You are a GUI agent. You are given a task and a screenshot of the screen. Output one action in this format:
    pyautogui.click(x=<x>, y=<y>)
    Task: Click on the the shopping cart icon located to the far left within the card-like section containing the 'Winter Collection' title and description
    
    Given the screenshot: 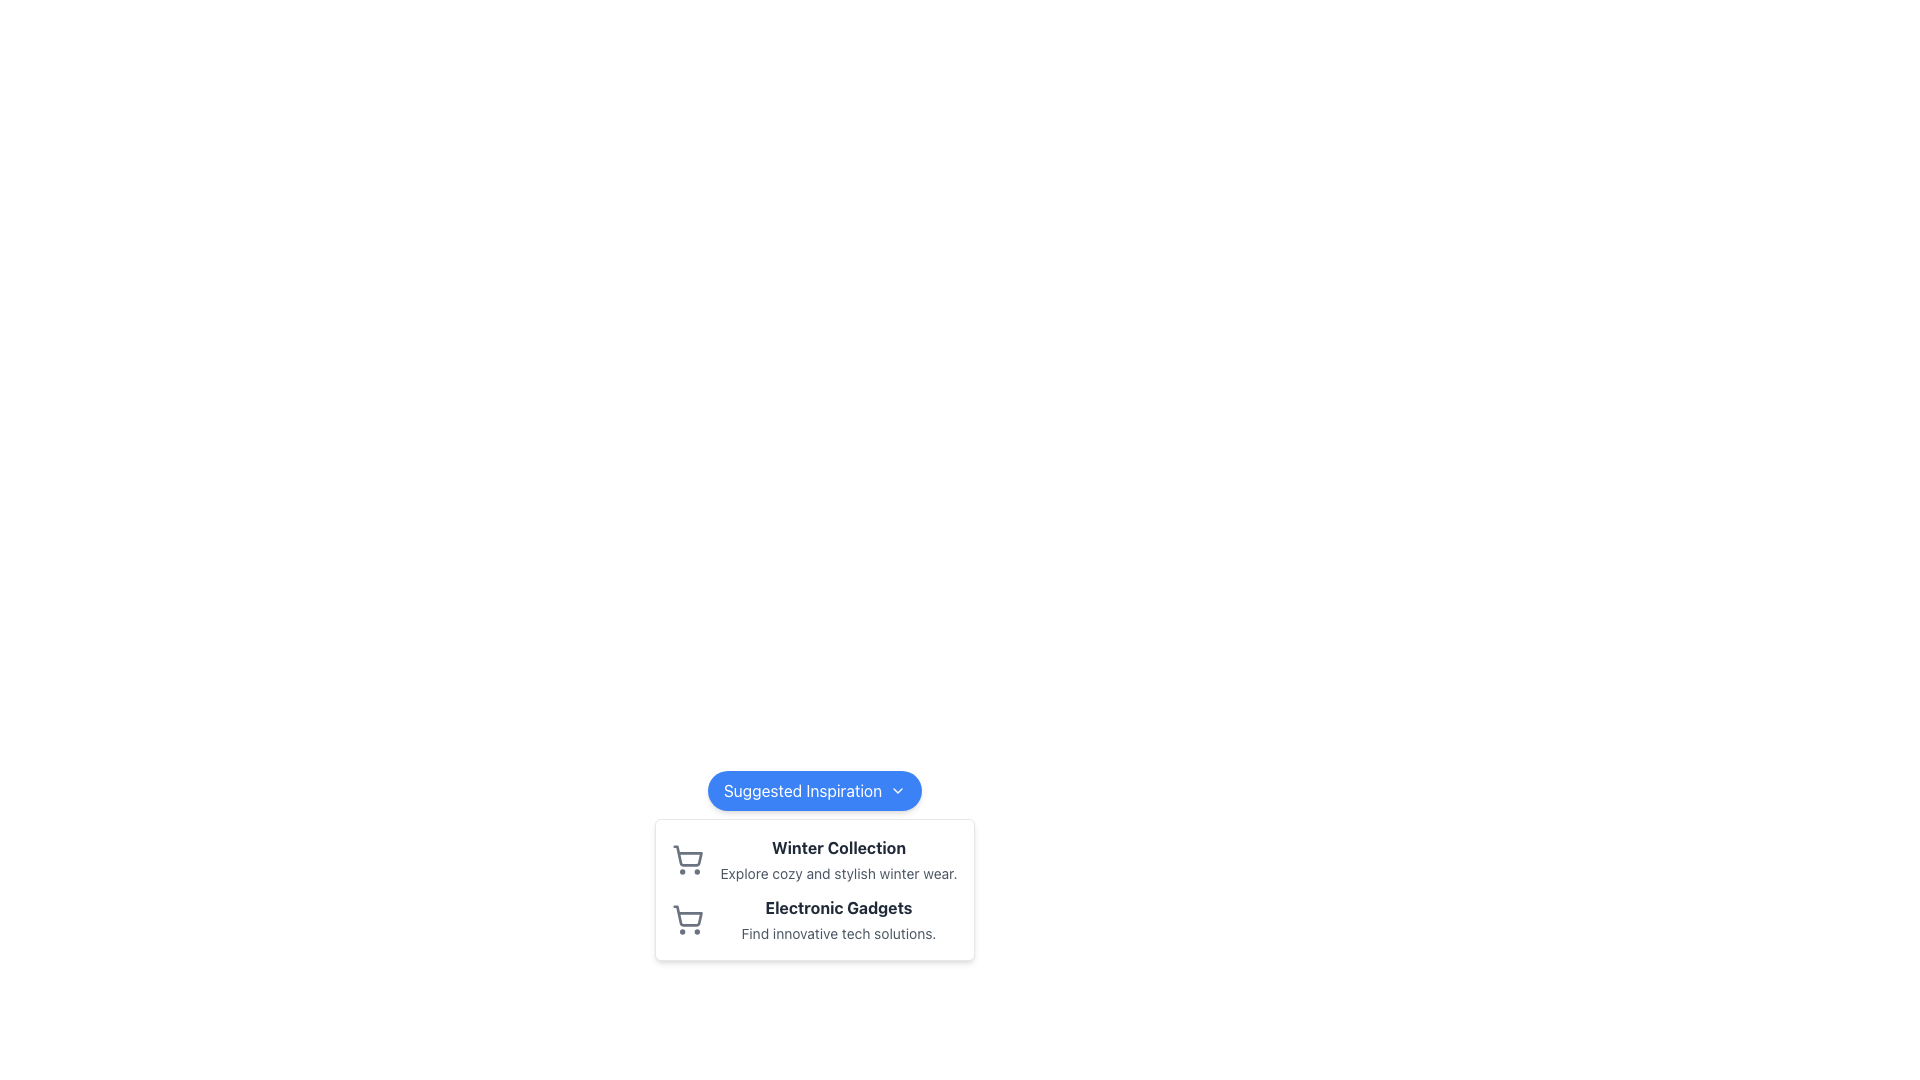 What is the action you would take?
    pyautogui.click(x=687, y=859)
    